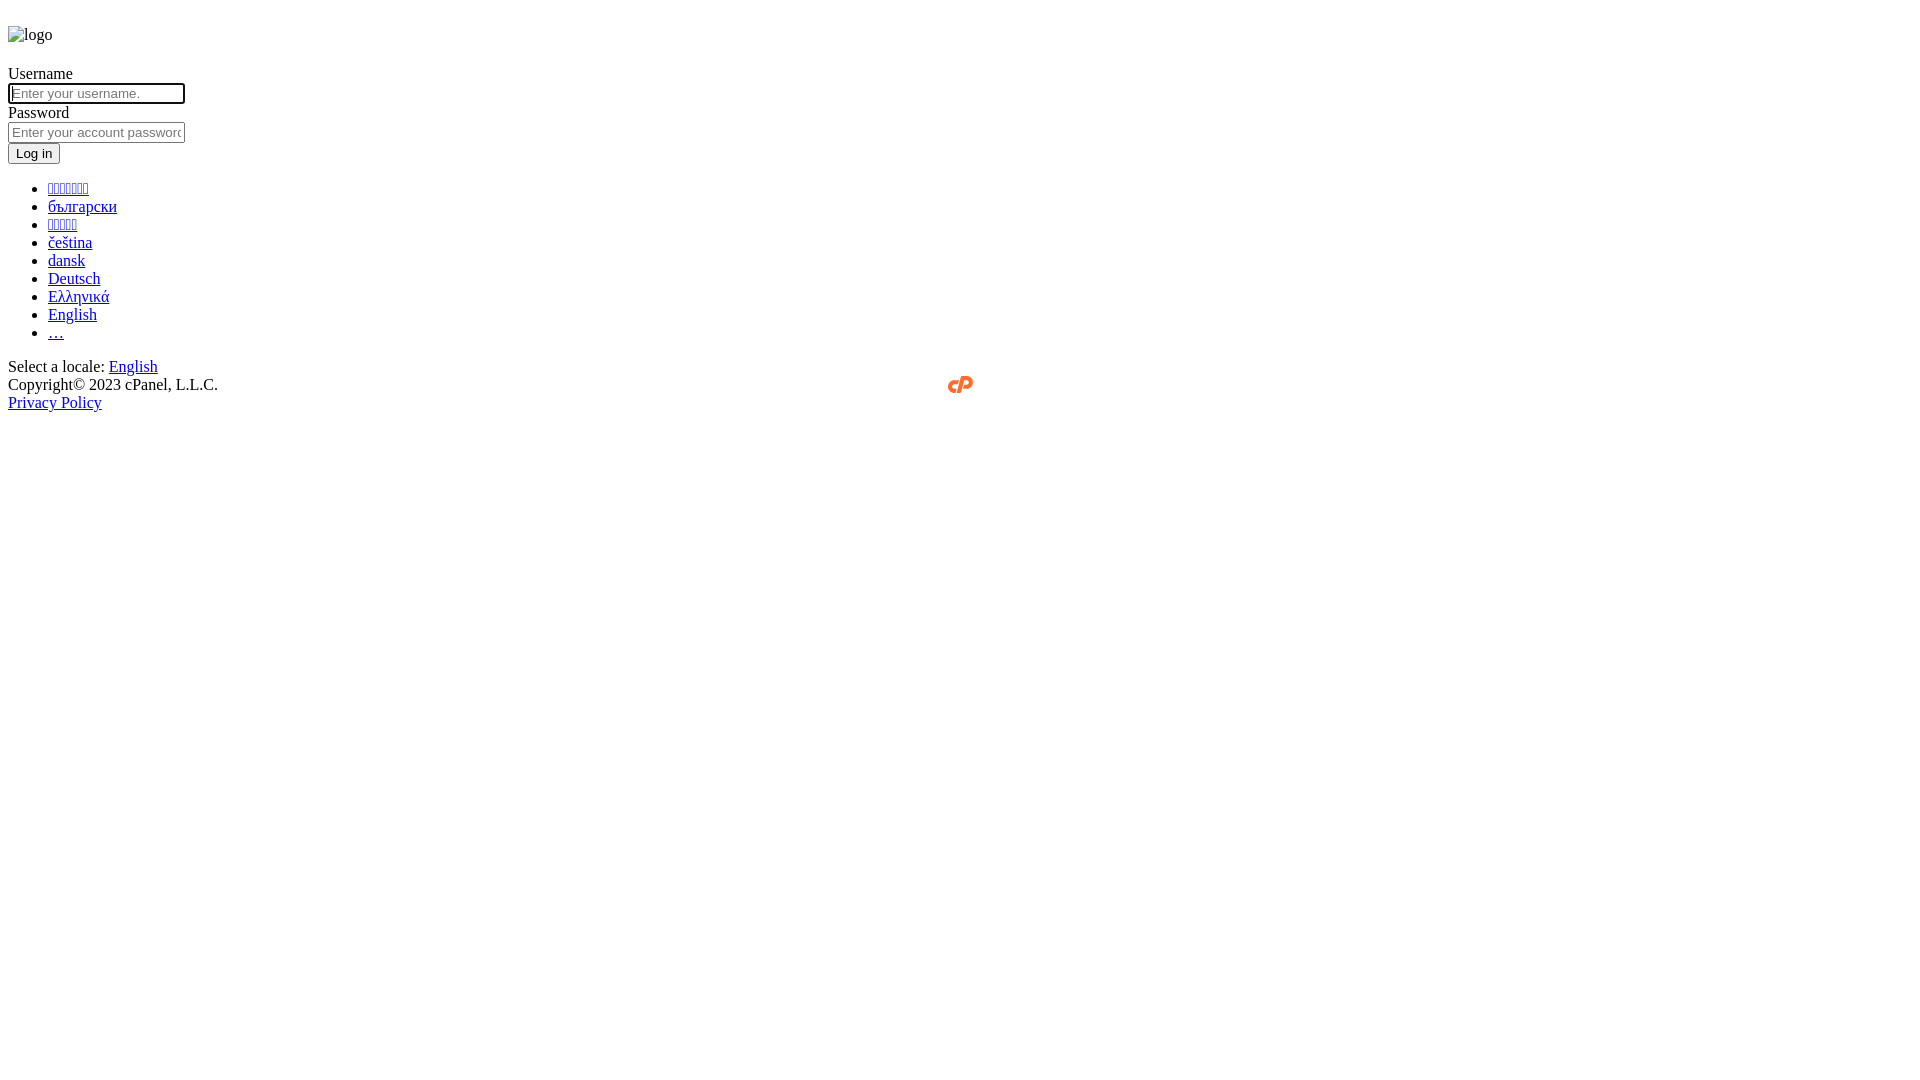  I want to click on 'English', so click(132, 366).